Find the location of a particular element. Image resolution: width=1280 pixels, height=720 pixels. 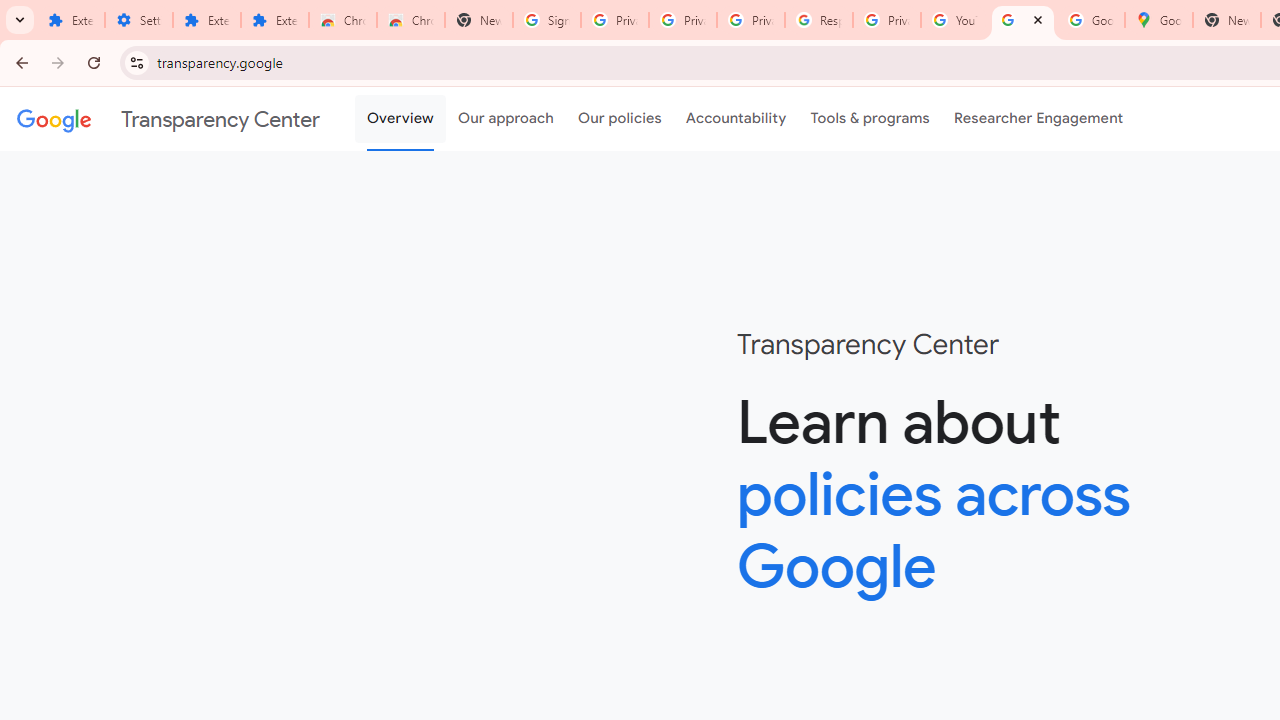

'New Tab' is located at coordinates (478, 20).